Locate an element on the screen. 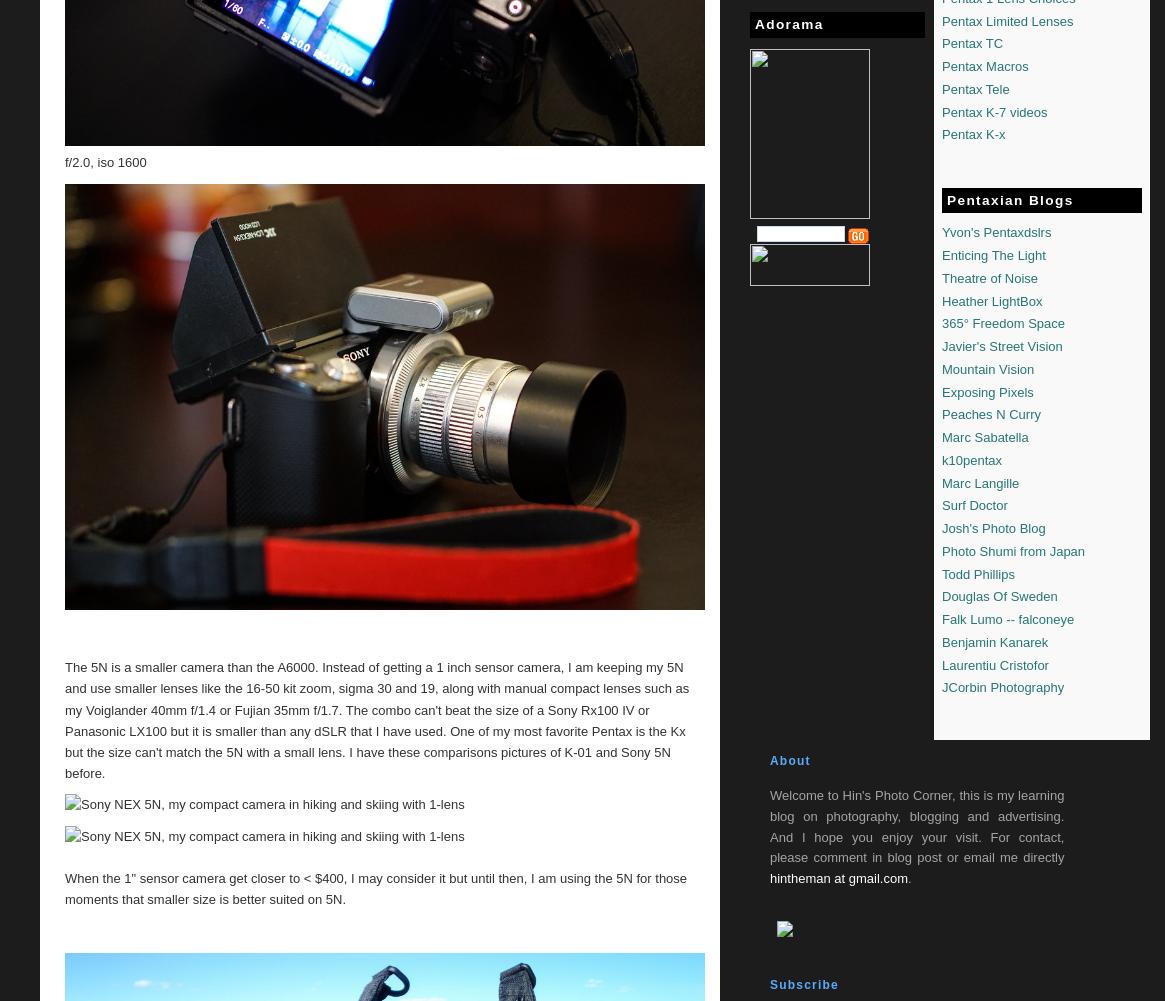 The height and width of the screenshot is (1001, 1165). 'Pentax TC' is located at coordinates (972, 43).